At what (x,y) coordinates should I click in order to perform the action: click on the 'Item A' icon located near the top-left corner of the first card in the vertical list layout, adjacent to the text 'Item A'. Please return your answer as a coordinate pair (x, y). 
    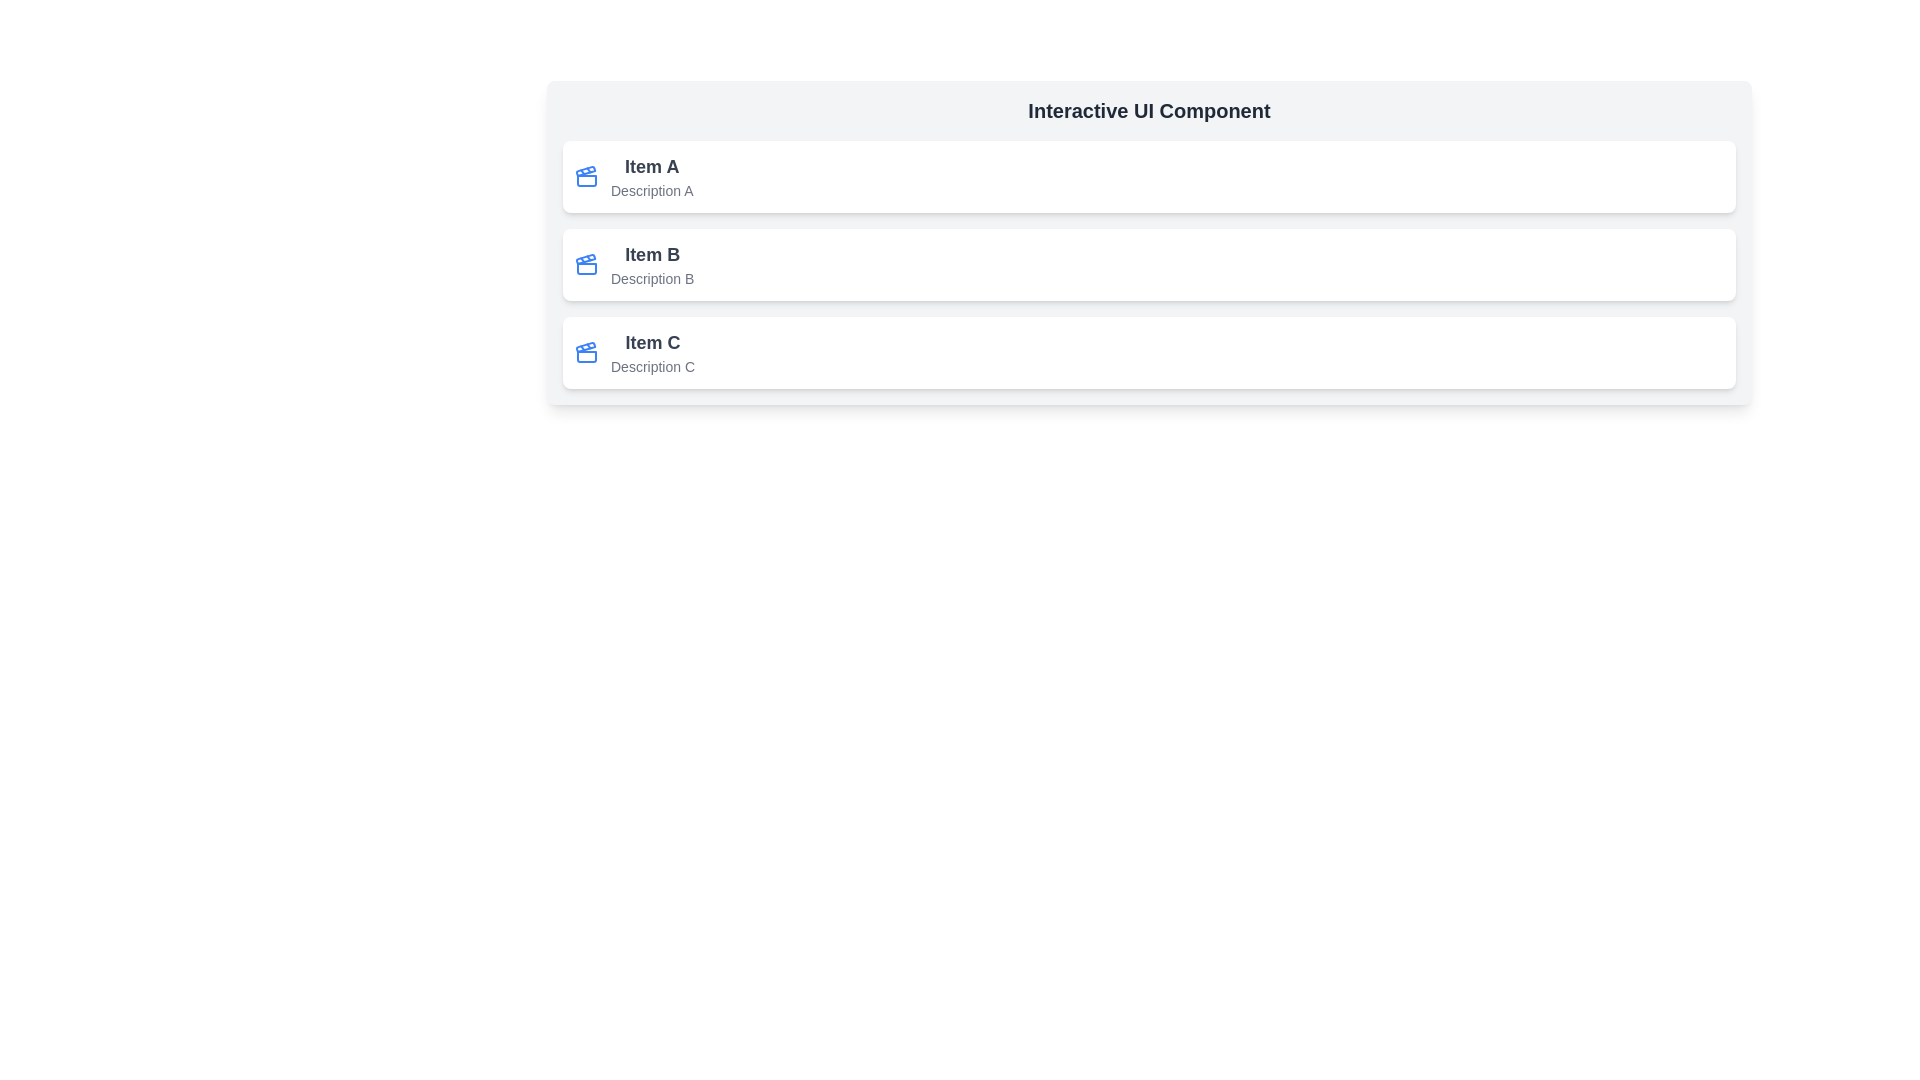
    Looking at the image, I should click on (585, 176).